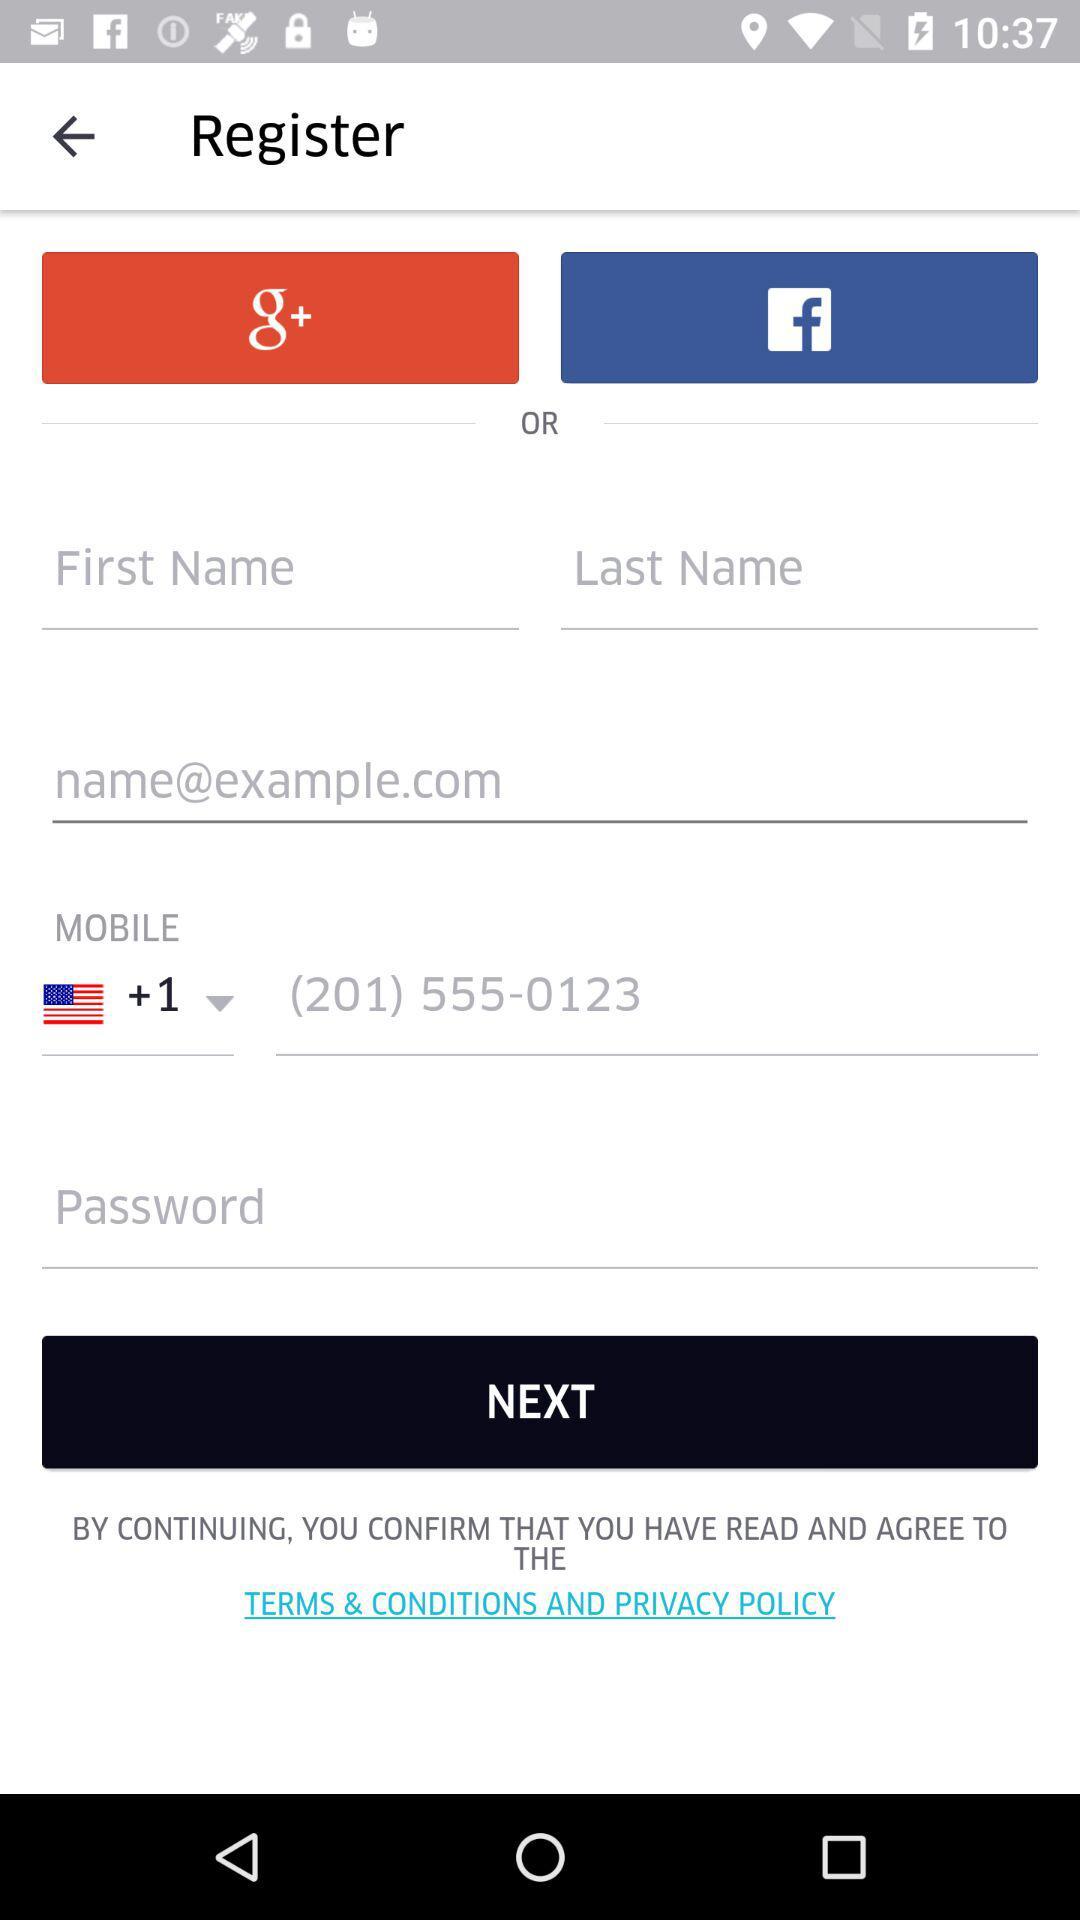 The height and width of the screenshot is (1920, 1080). What do you see at coordinates (798, 316) in the screenshot?
I see `the facebook icon` at bounding box center [798, 316].